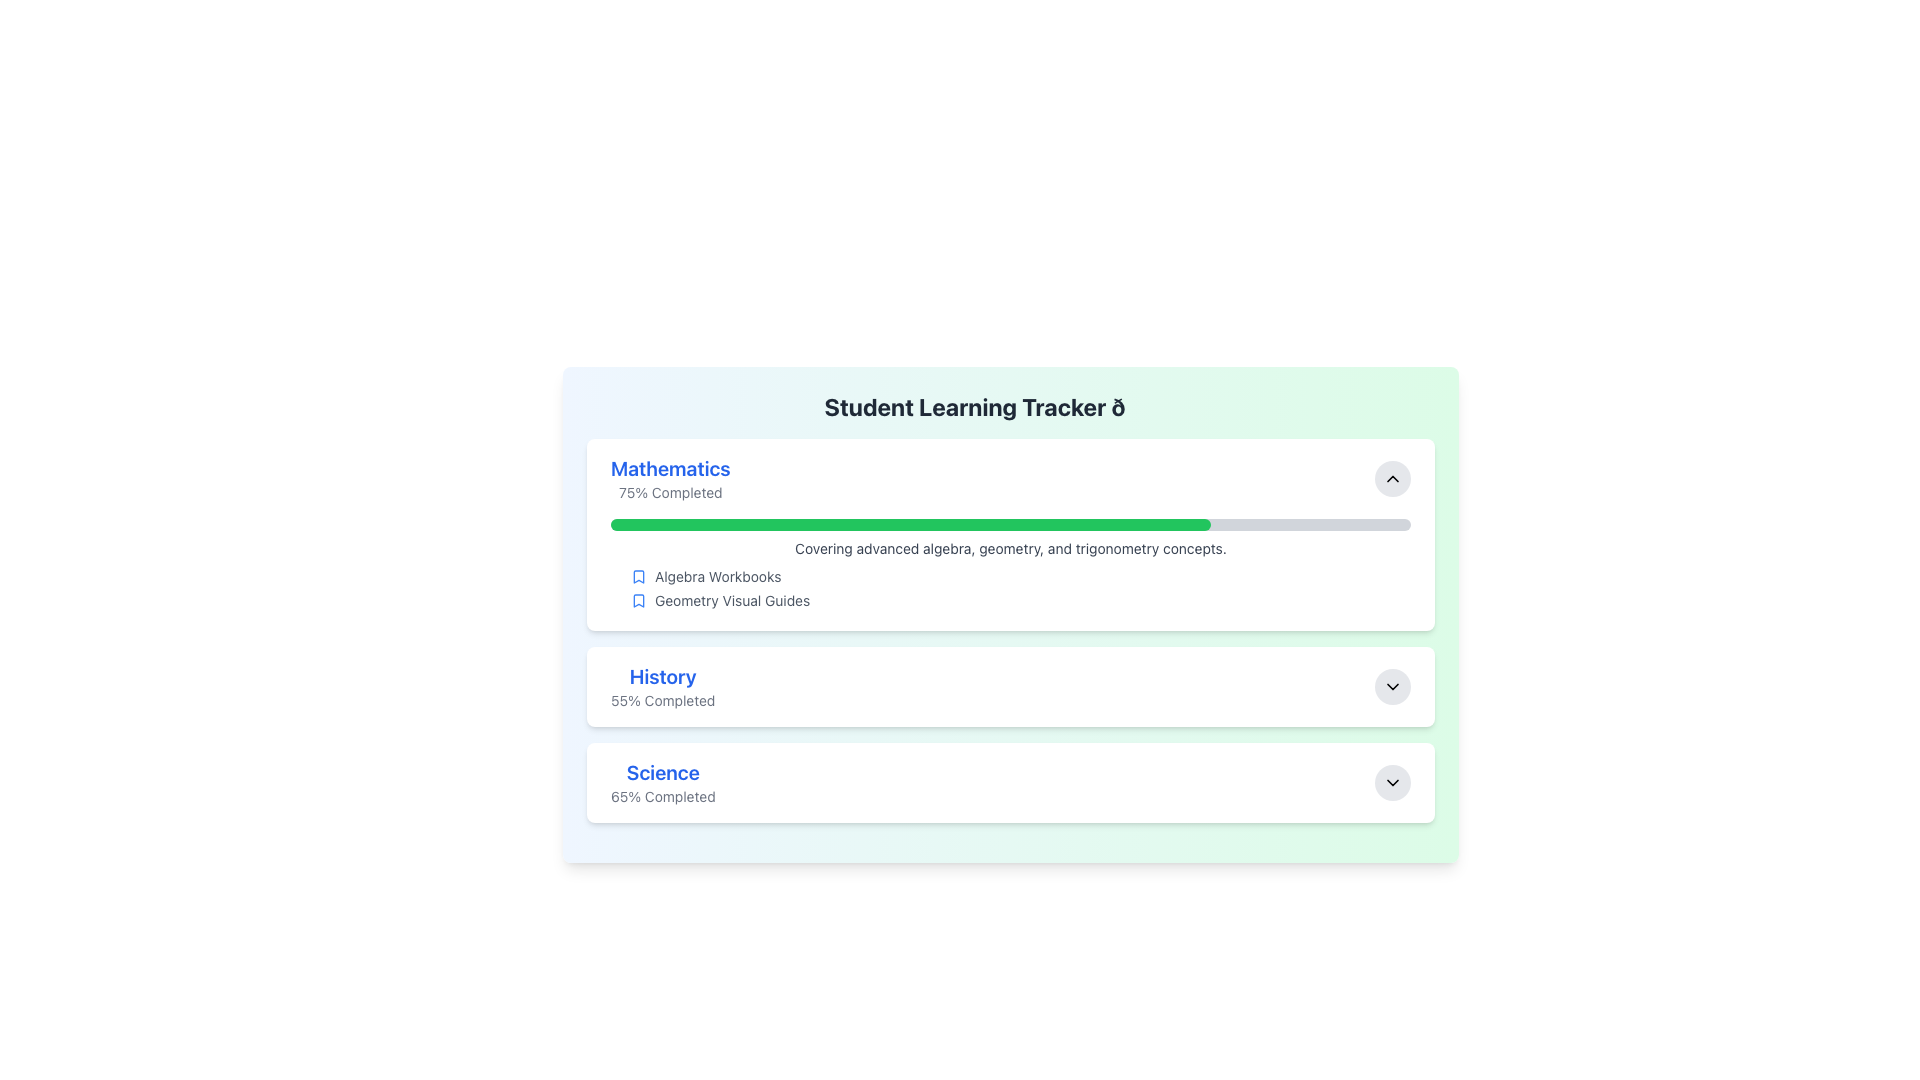 The width and height of the screenshot is (1920, 1080). What do you see at coordinates (1011, 534) in the screenshot?
I see `displayed information in the Informational module about 'Mathematics', which shows progress and details in the 'Student Learning Tracker' section` at bounding box center [1011, 534].